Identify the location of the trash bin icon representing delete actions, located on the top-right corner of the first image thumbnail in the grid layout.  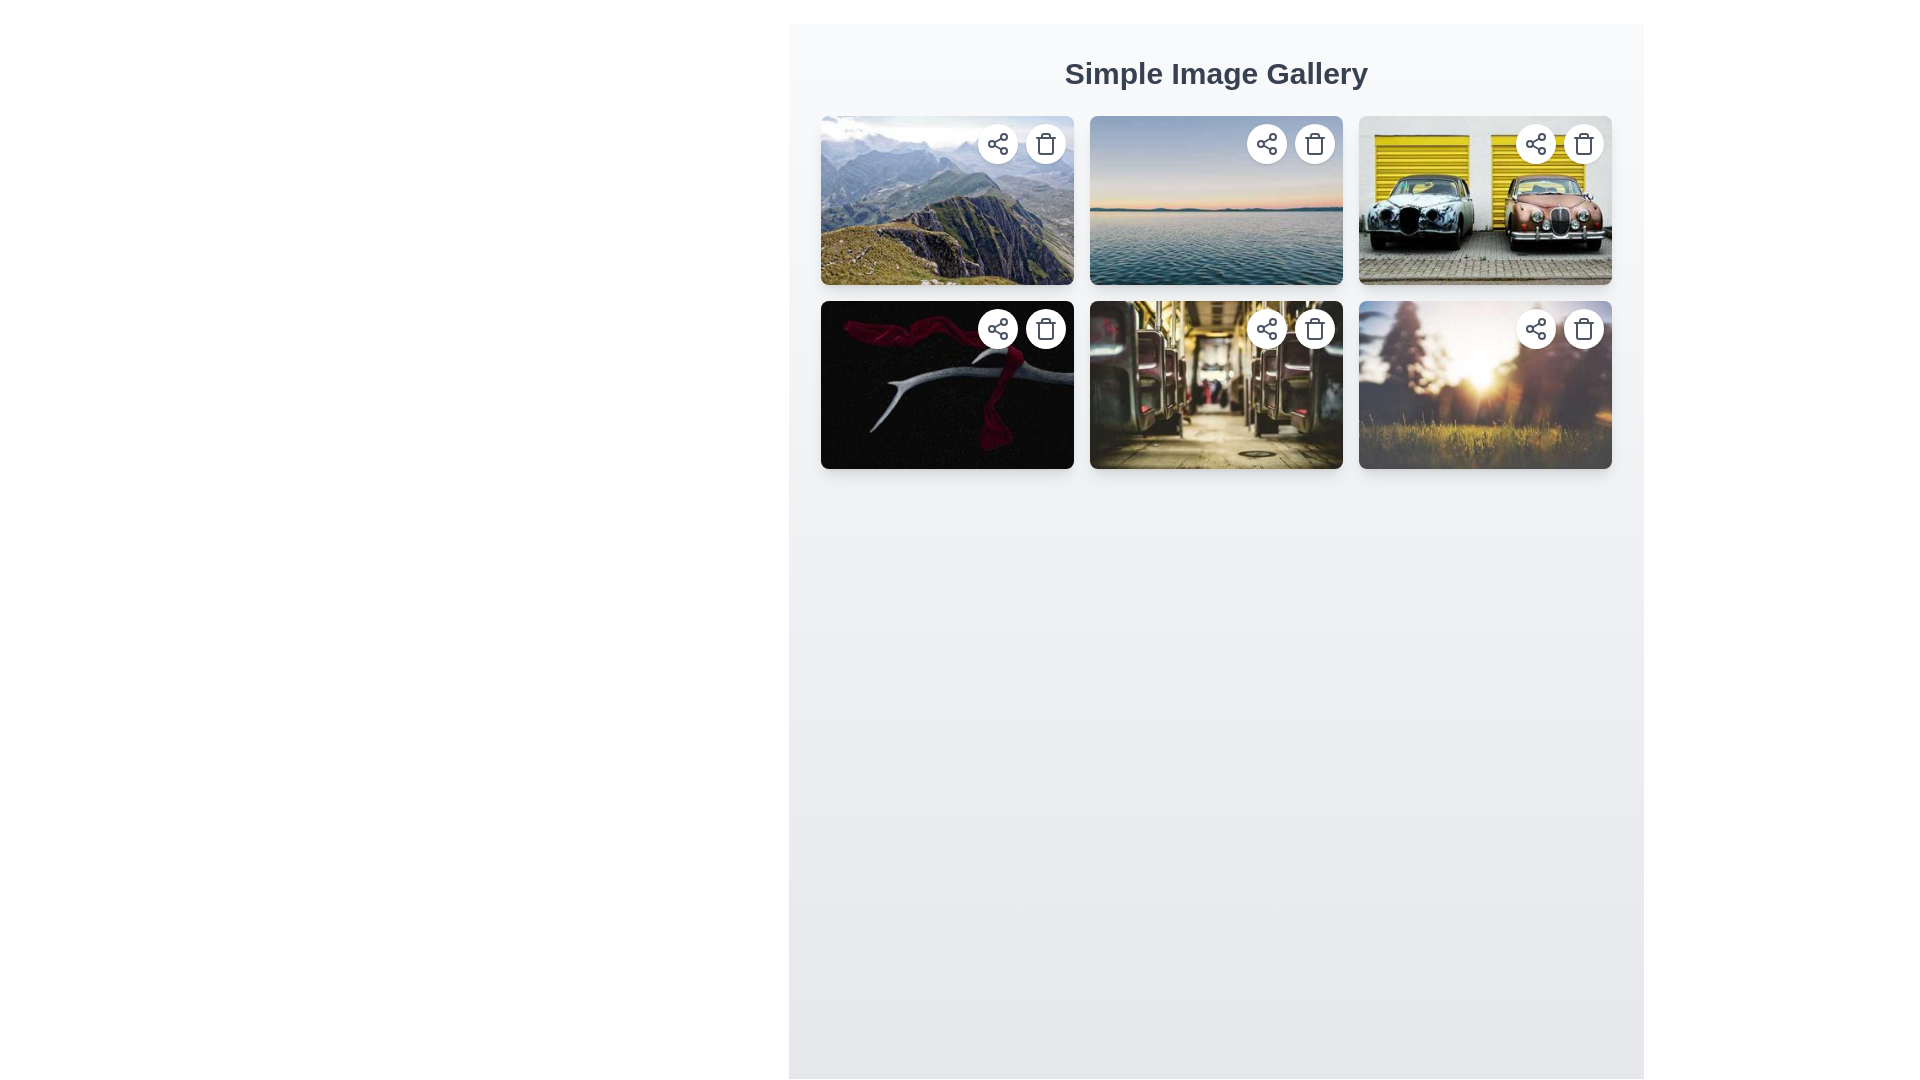
(1045, 145).